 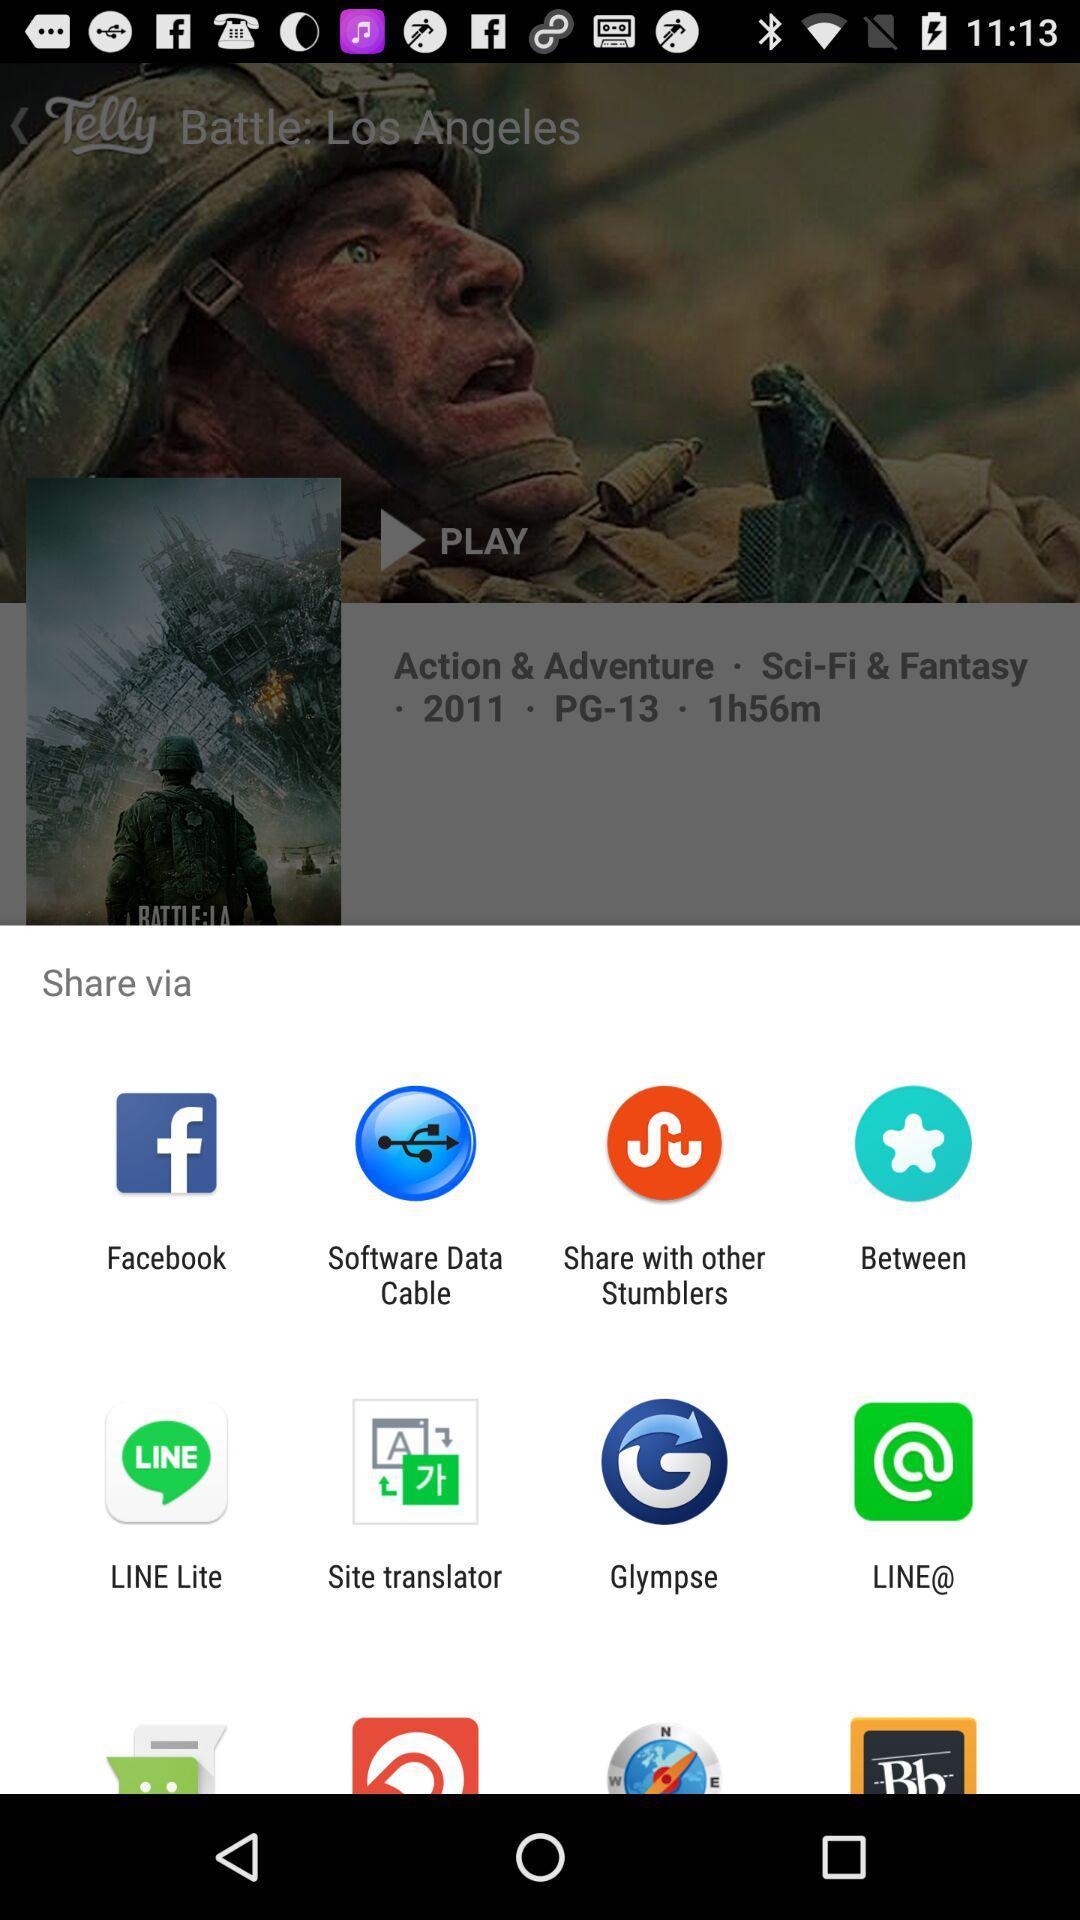 What do you see at coordinates (913, 1274) in the screenshot?
I see `between item` at bounding box center [913, 1274].